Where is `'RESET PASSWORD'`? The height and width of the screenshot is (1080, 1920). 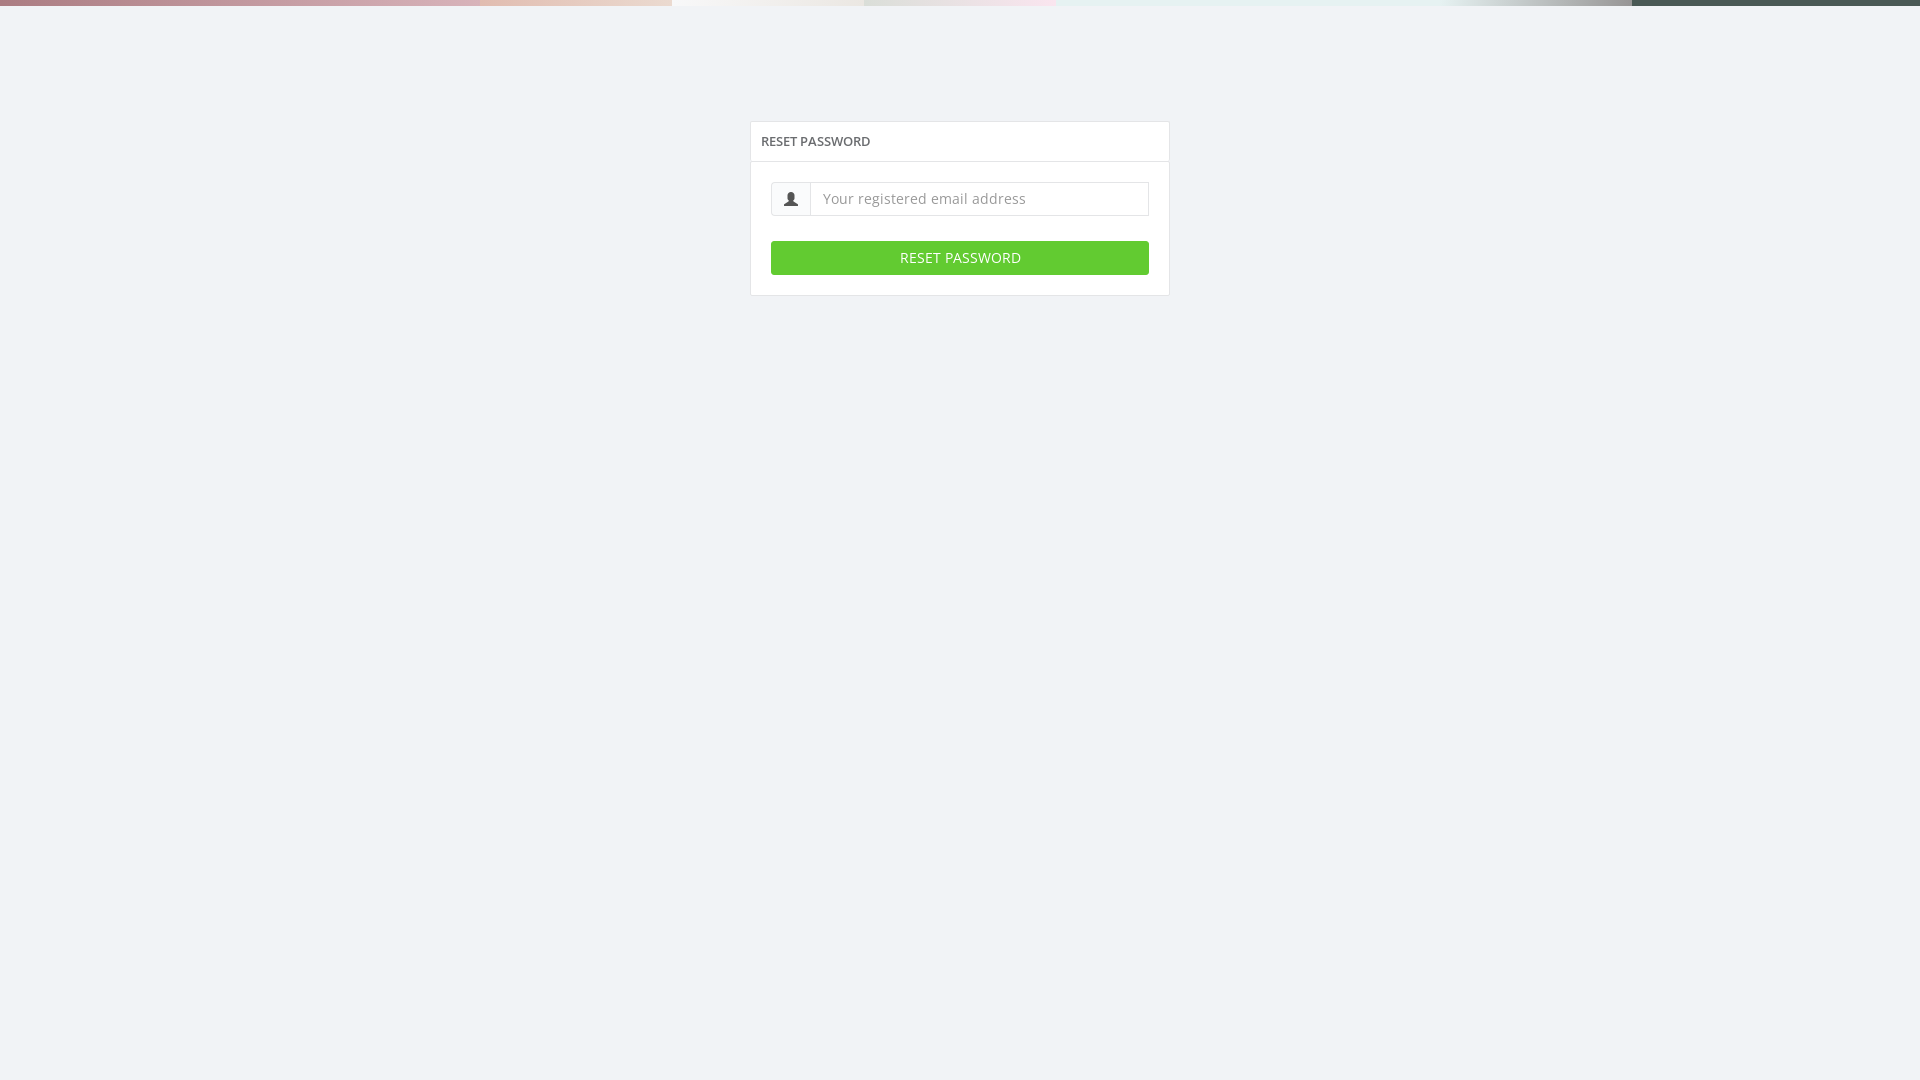 'RESET PASSWORD' is located at coordinates (960, 257).